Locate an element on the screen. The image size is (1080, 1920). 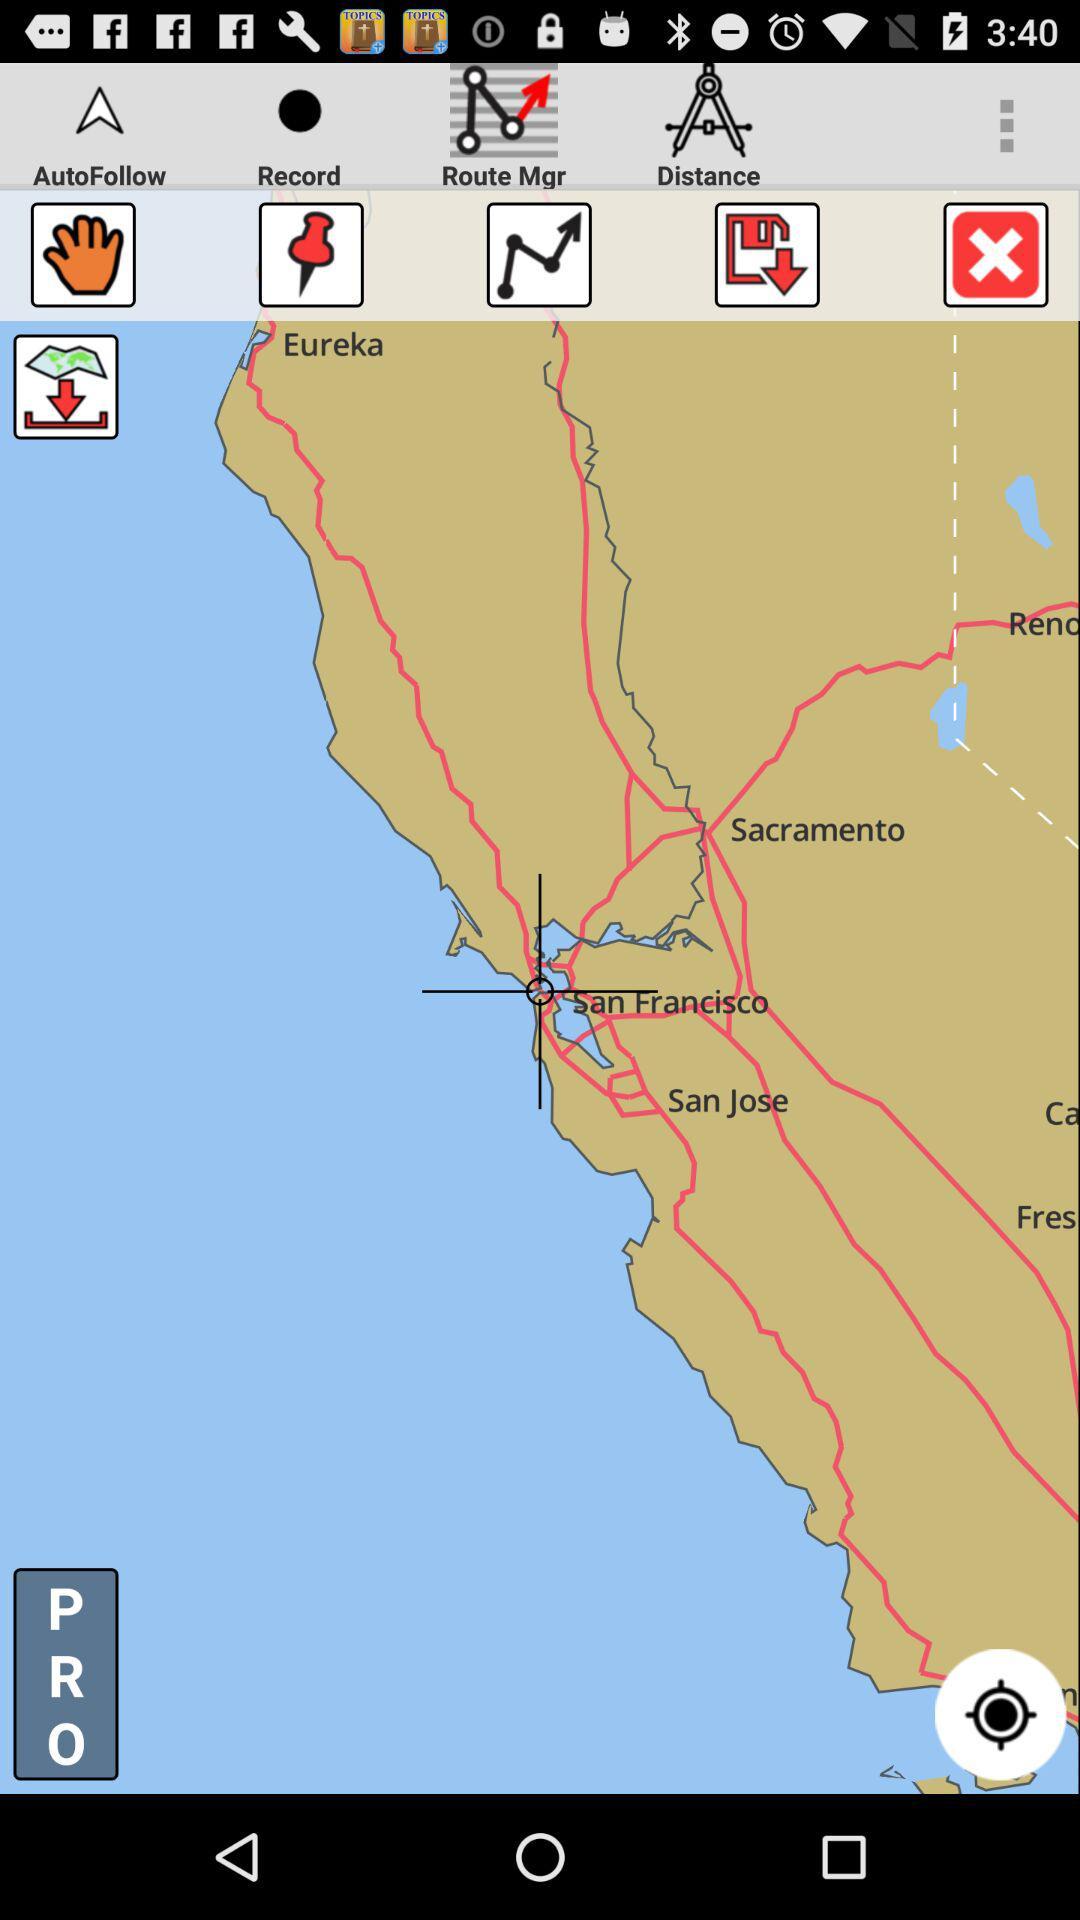
waypoint is located at coordinates (311, 253).